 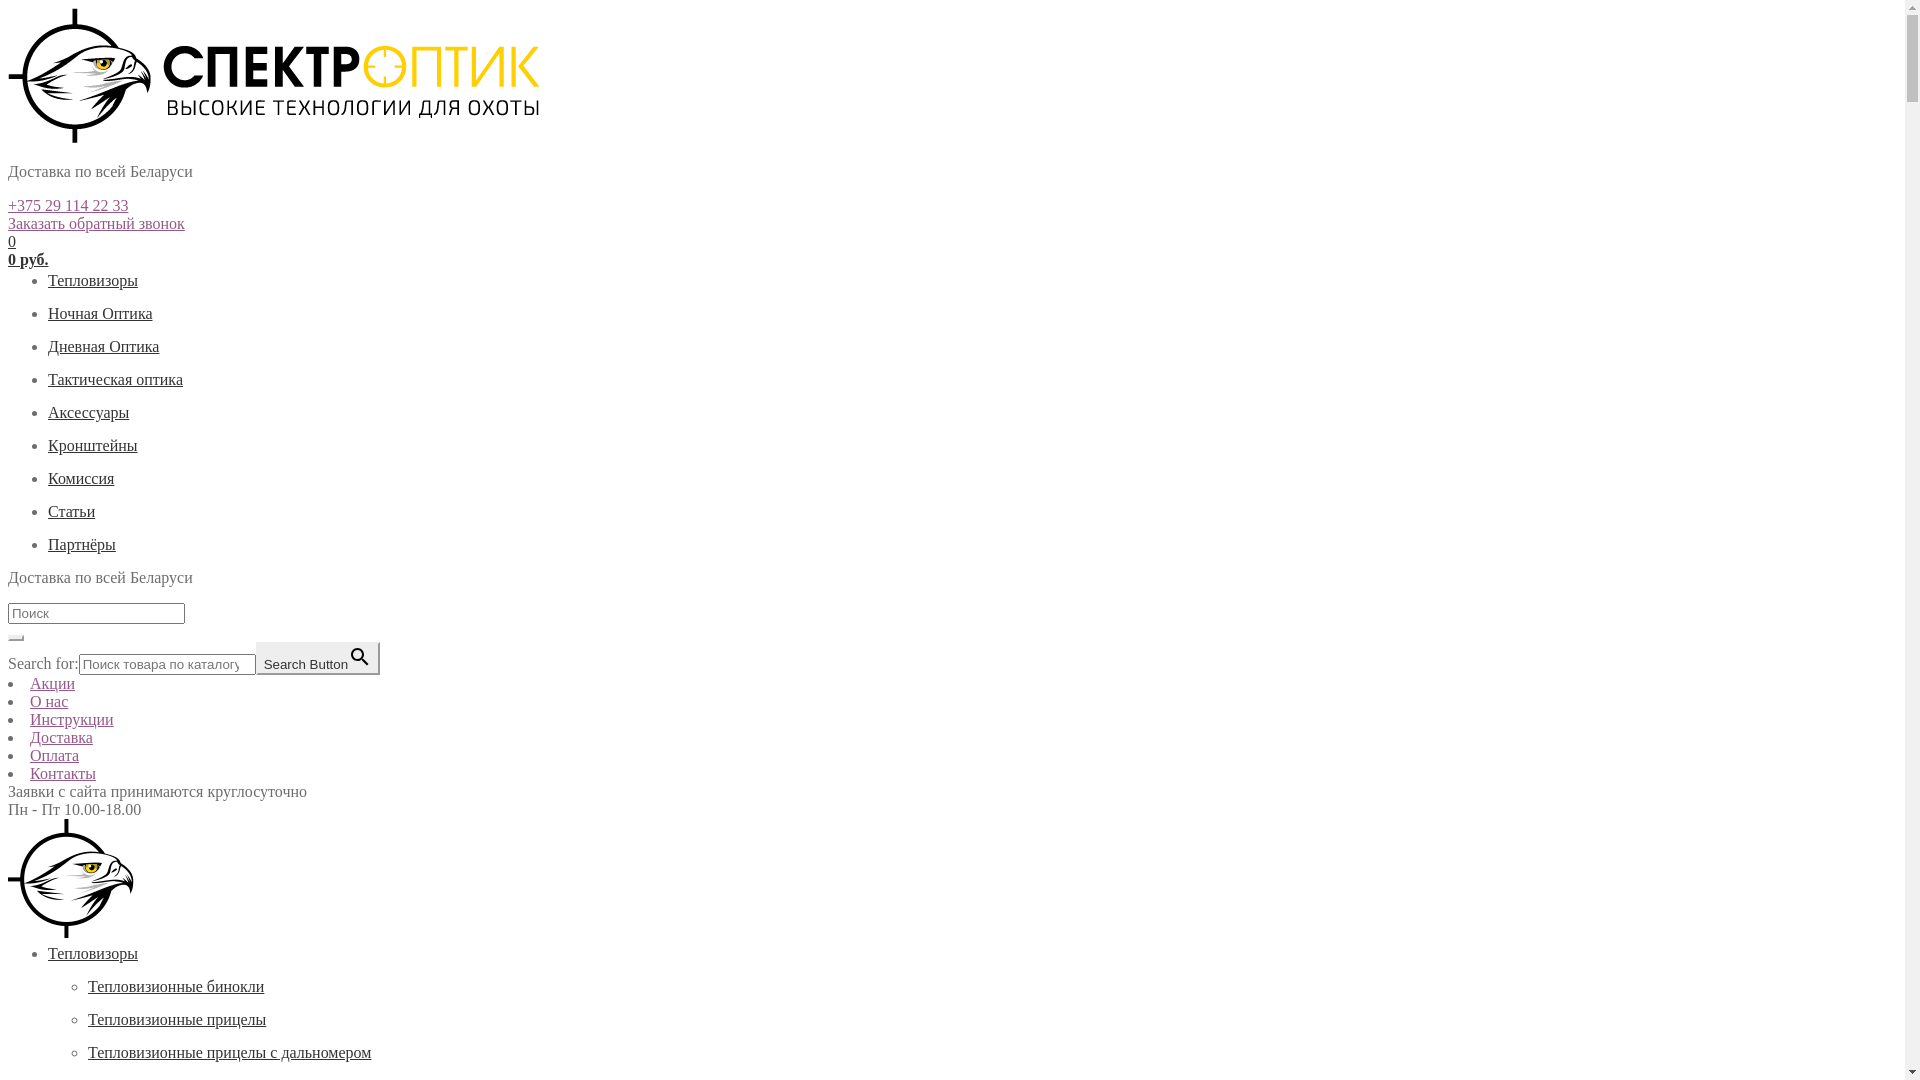 What do you see at coordinates (67, 205) in the screenshot?
I see `'+375 29 114 22 33'` at bounding box center [67, 205].